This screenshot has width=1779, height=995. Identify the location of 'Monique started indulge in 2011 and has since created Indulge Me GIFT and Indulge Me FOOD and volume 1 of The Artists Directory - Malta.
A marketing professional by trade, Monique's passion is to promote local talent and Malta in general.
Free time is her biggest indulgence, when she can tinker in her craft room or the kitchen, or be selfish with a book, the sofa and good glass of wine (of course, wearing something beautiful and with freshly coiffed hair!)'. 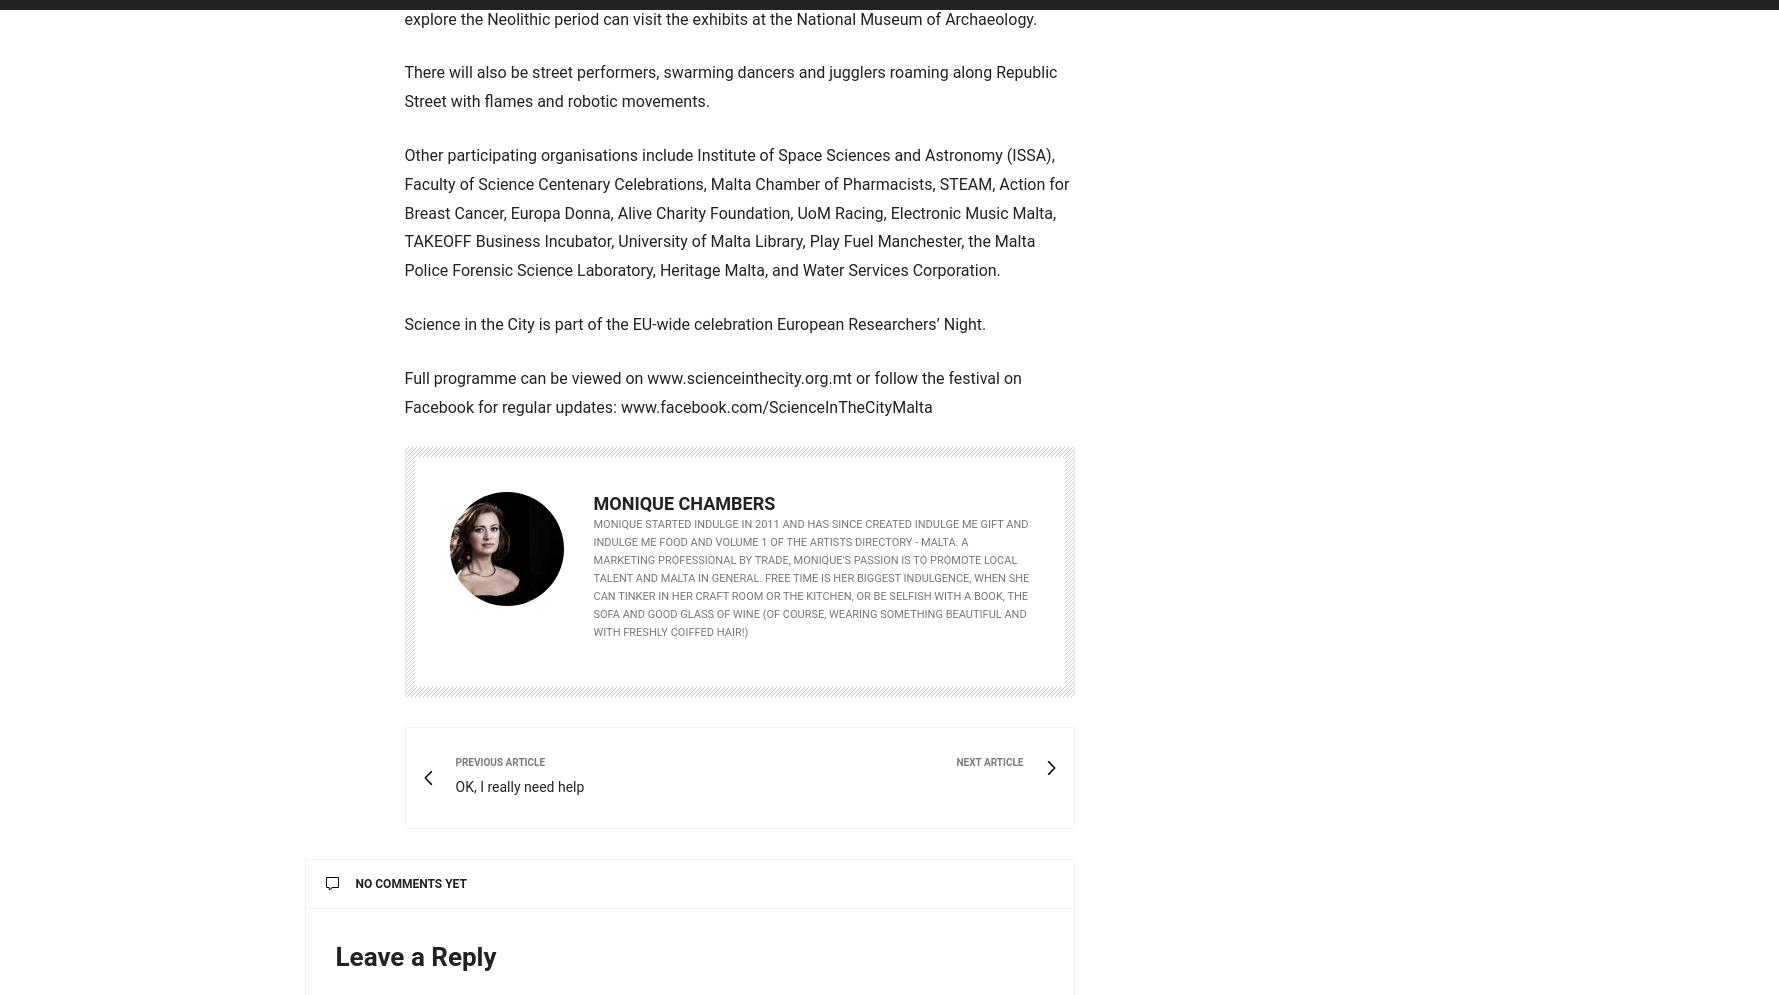
(810, 577).